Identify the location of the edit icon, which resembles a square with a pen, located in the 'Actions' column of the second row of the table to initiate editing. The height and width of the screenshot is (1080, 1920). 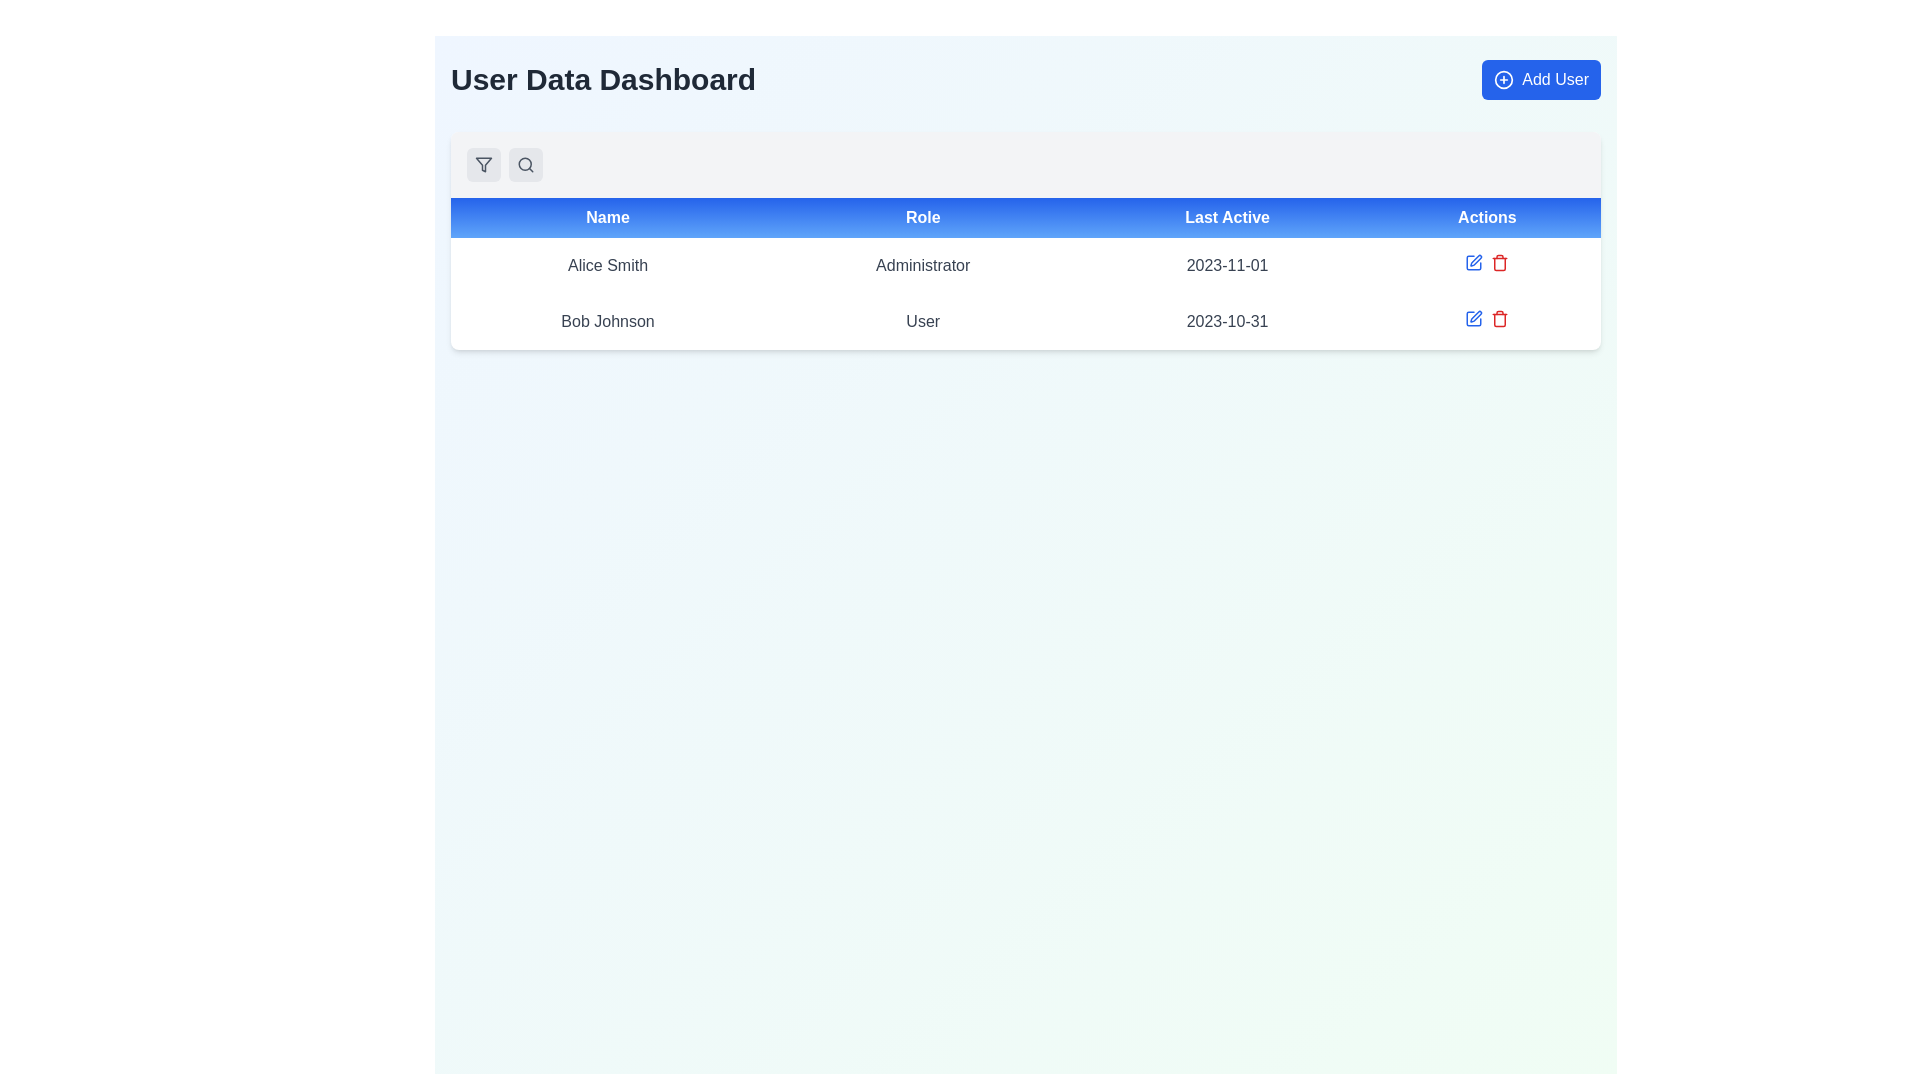
(1474, 318).